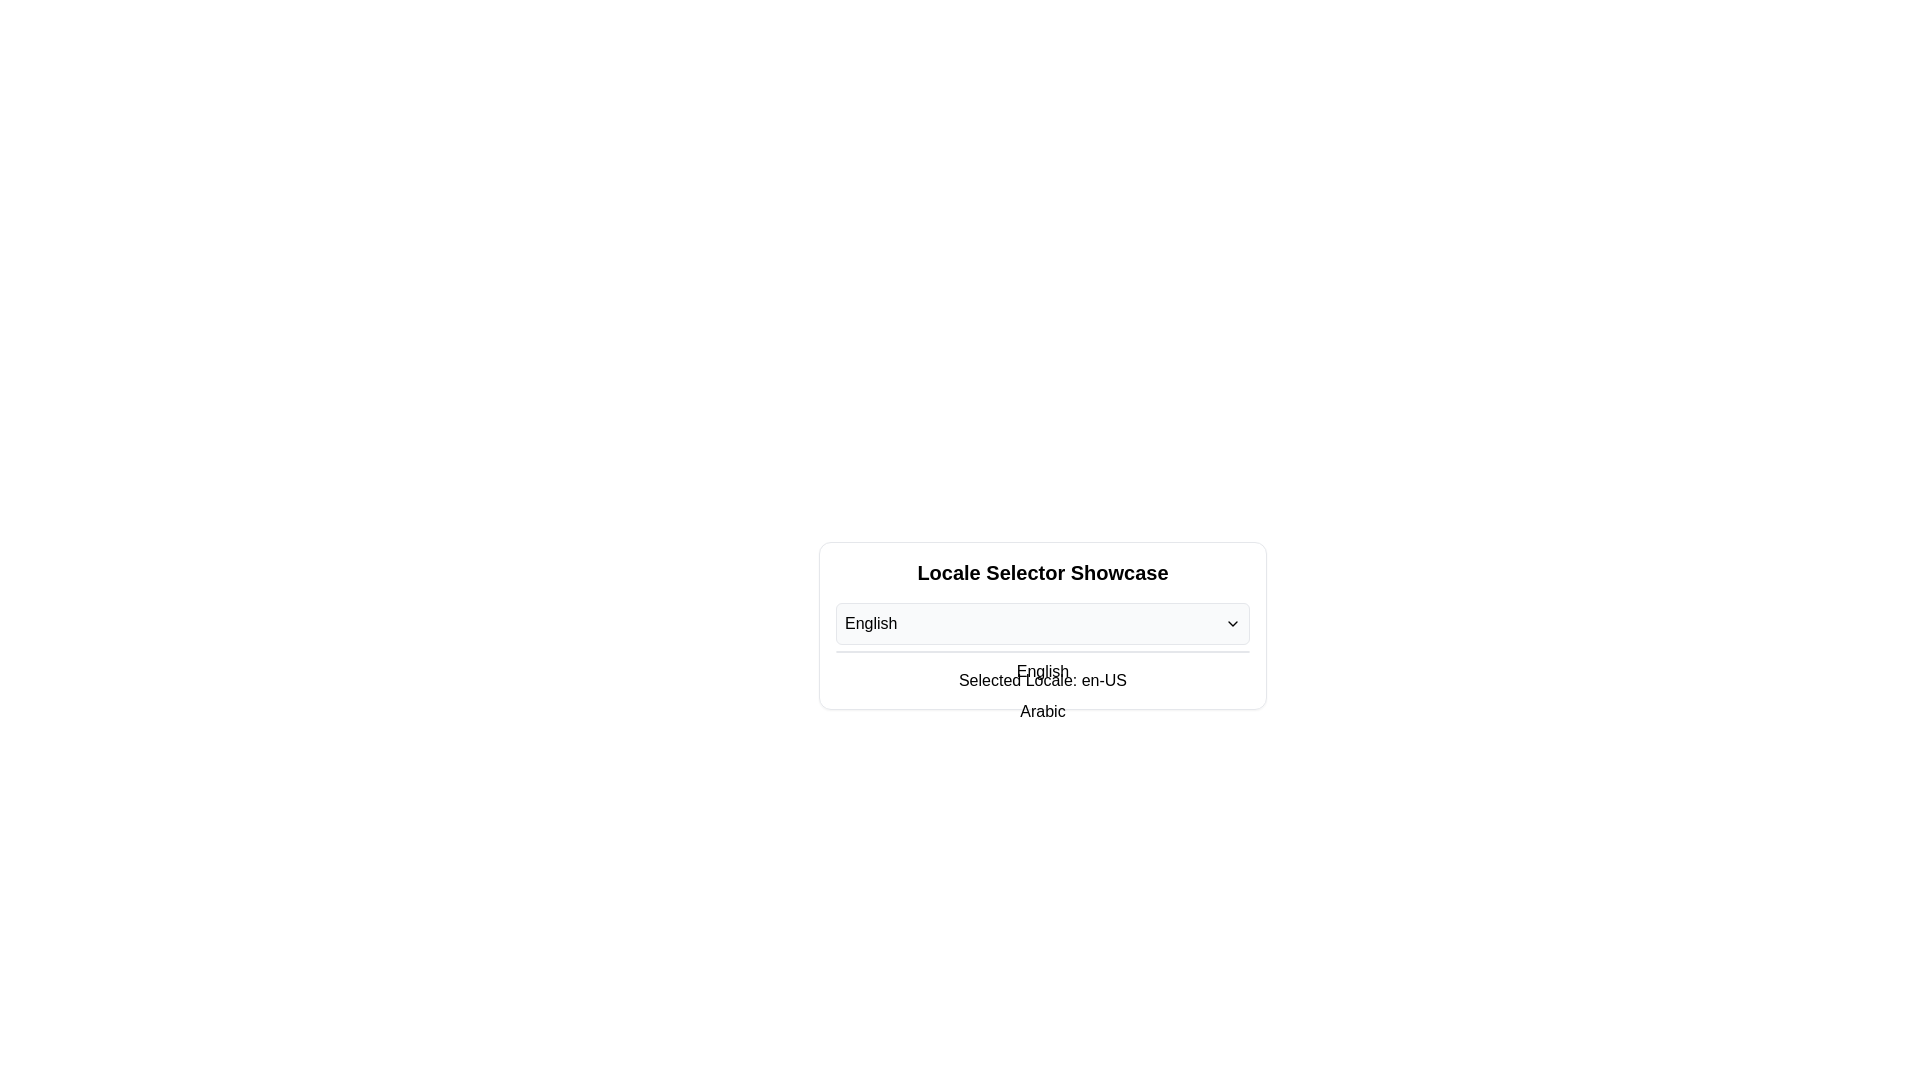 This screenshot has height=1080, width=1920. What do you see at coordinates (1232, 623) in the screenshot?
I see `the downward-facing chevron icon located to the far-right of the 'English' text in the Locale Selector Showcase to interact with the dropdown menu` at bounding box center [1232, 623].